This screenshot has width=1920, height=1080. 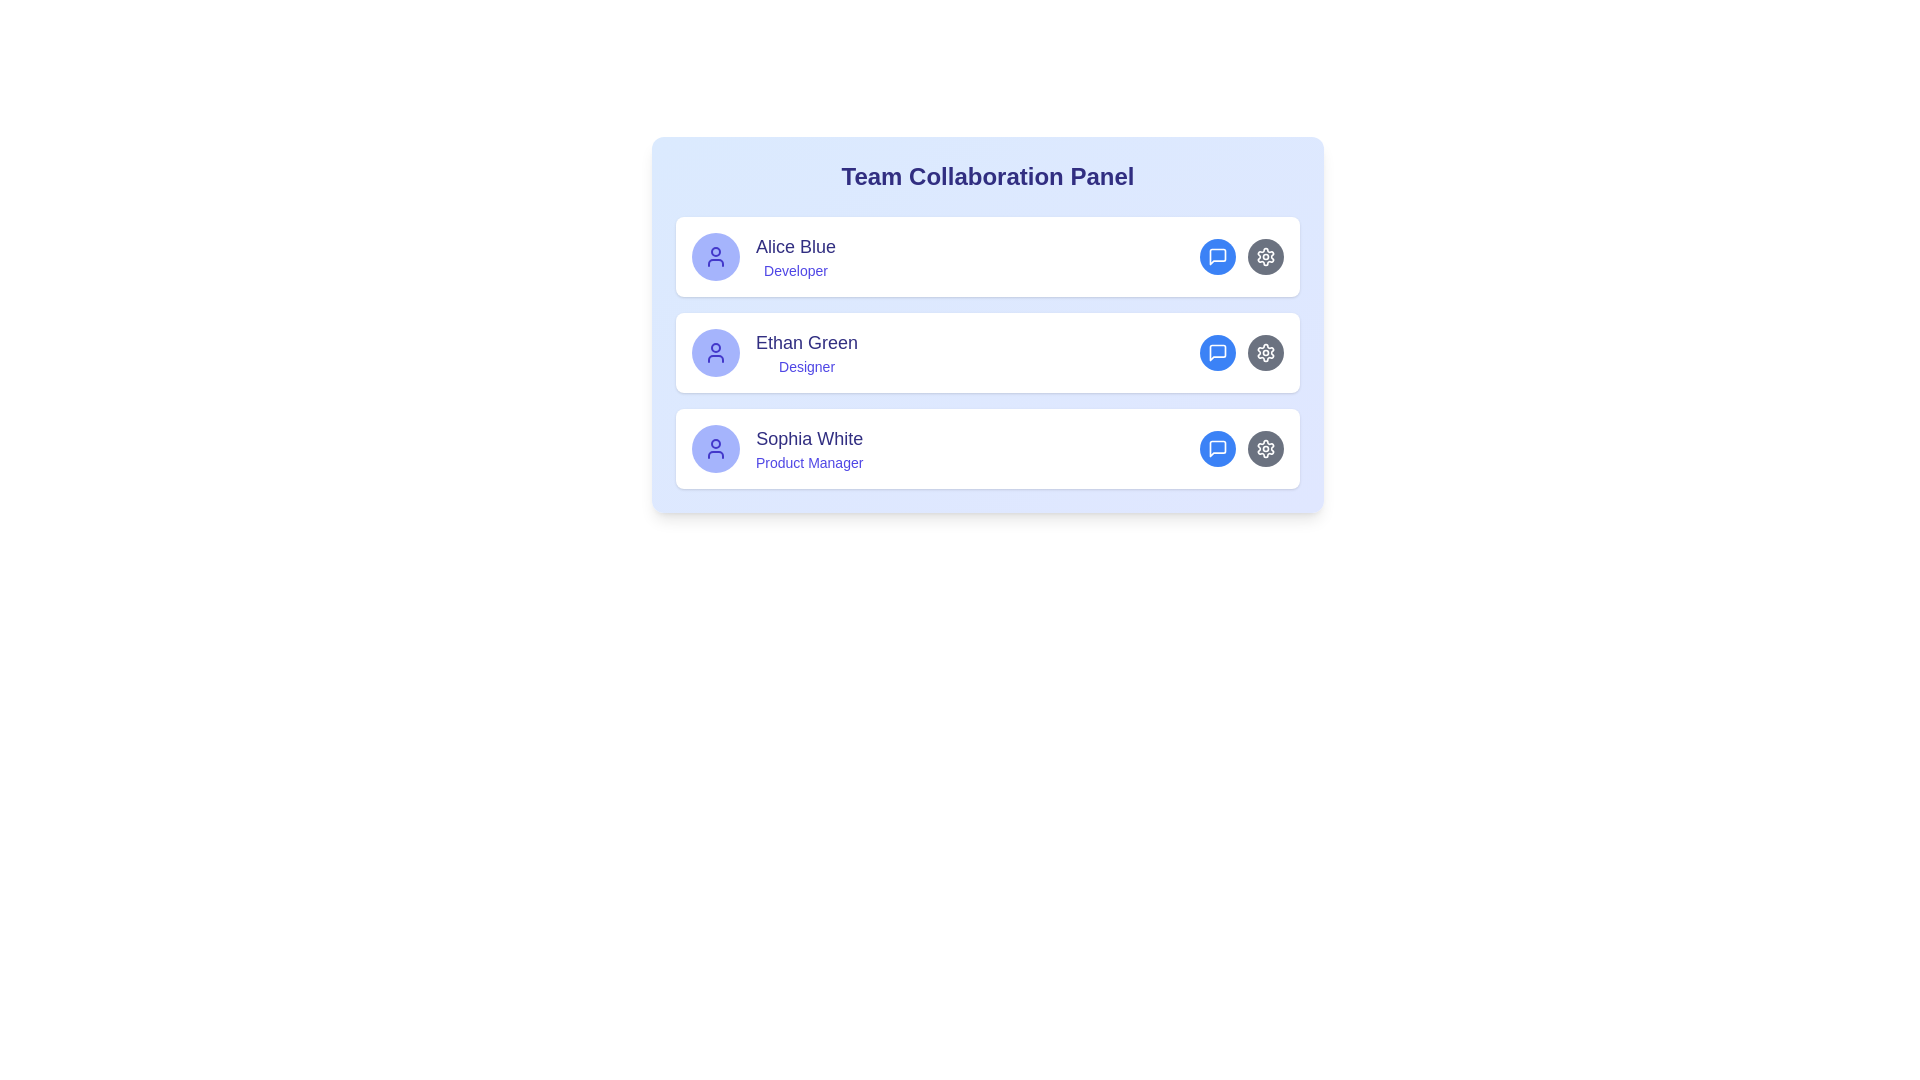 What do you see at coordinates (1265, 256) in the screenshot?
I see `the circular settings button with a gear icon, which is the second button in the horizontal row located in the topmost section of the team collaboration panel, to observe its hover effect` at bounding box center [1265, 256].